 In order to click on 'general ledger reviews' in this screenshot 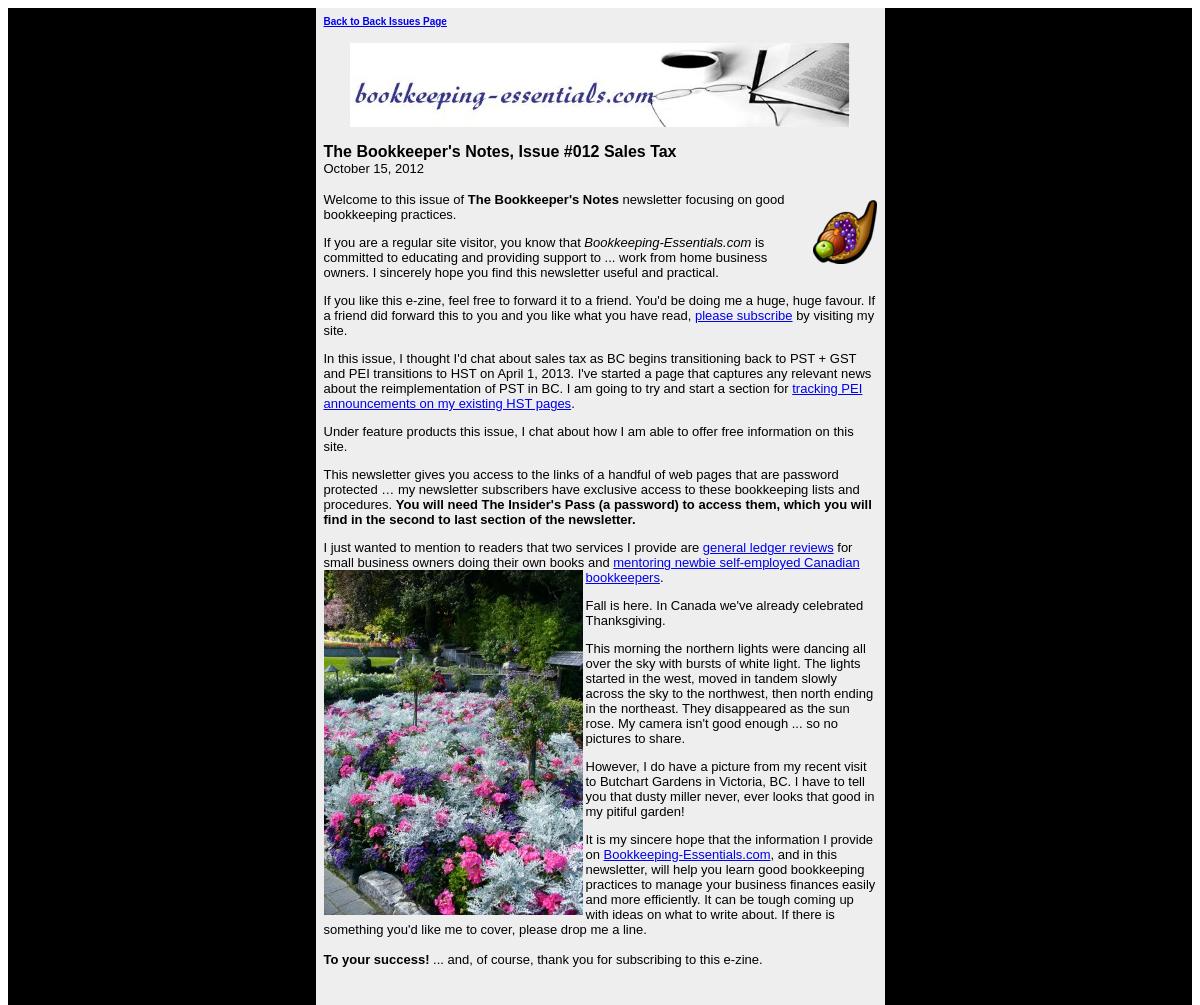, I will do `click(766, 546)`.